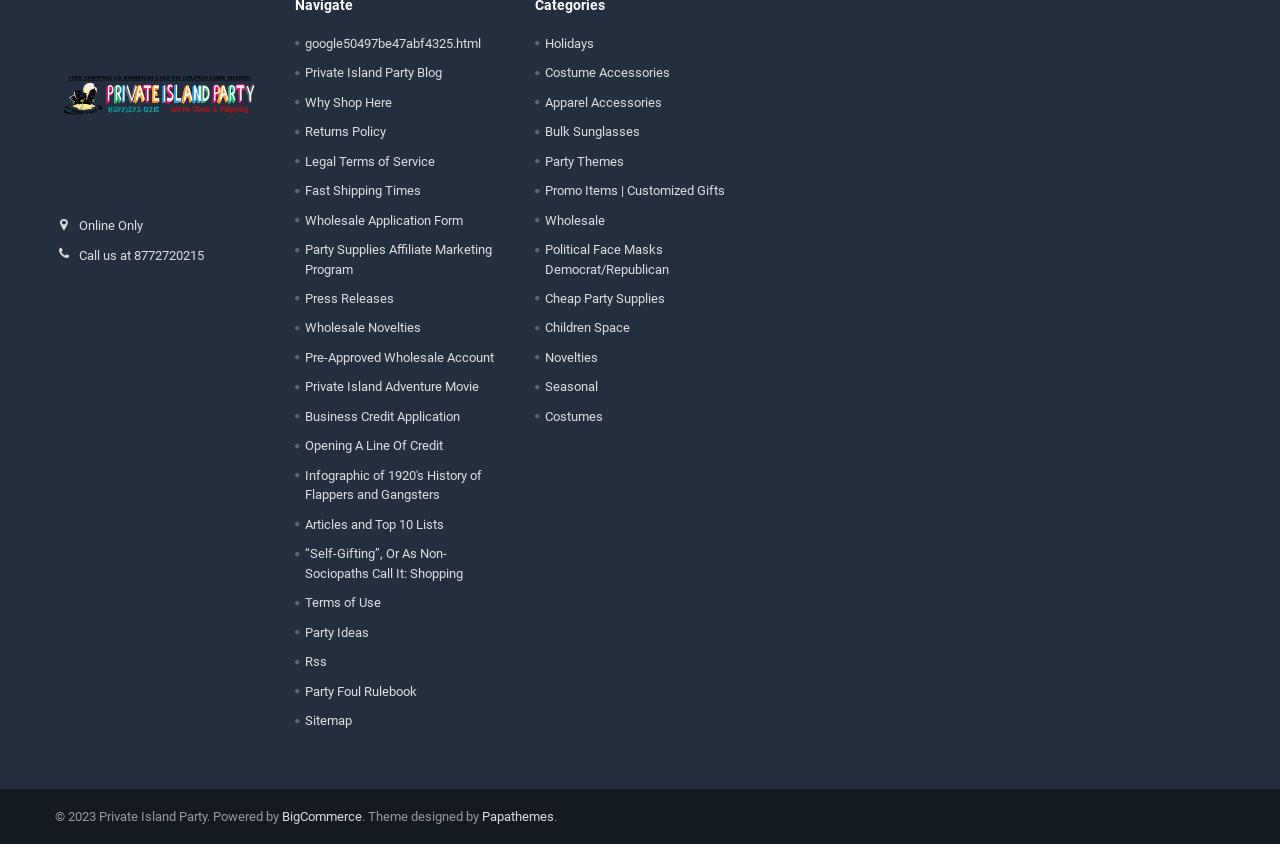  What do you see at coordinates (419, 829) in the screenshot?
I see `'. Theme designed by'` at bounding box center [419, 829].